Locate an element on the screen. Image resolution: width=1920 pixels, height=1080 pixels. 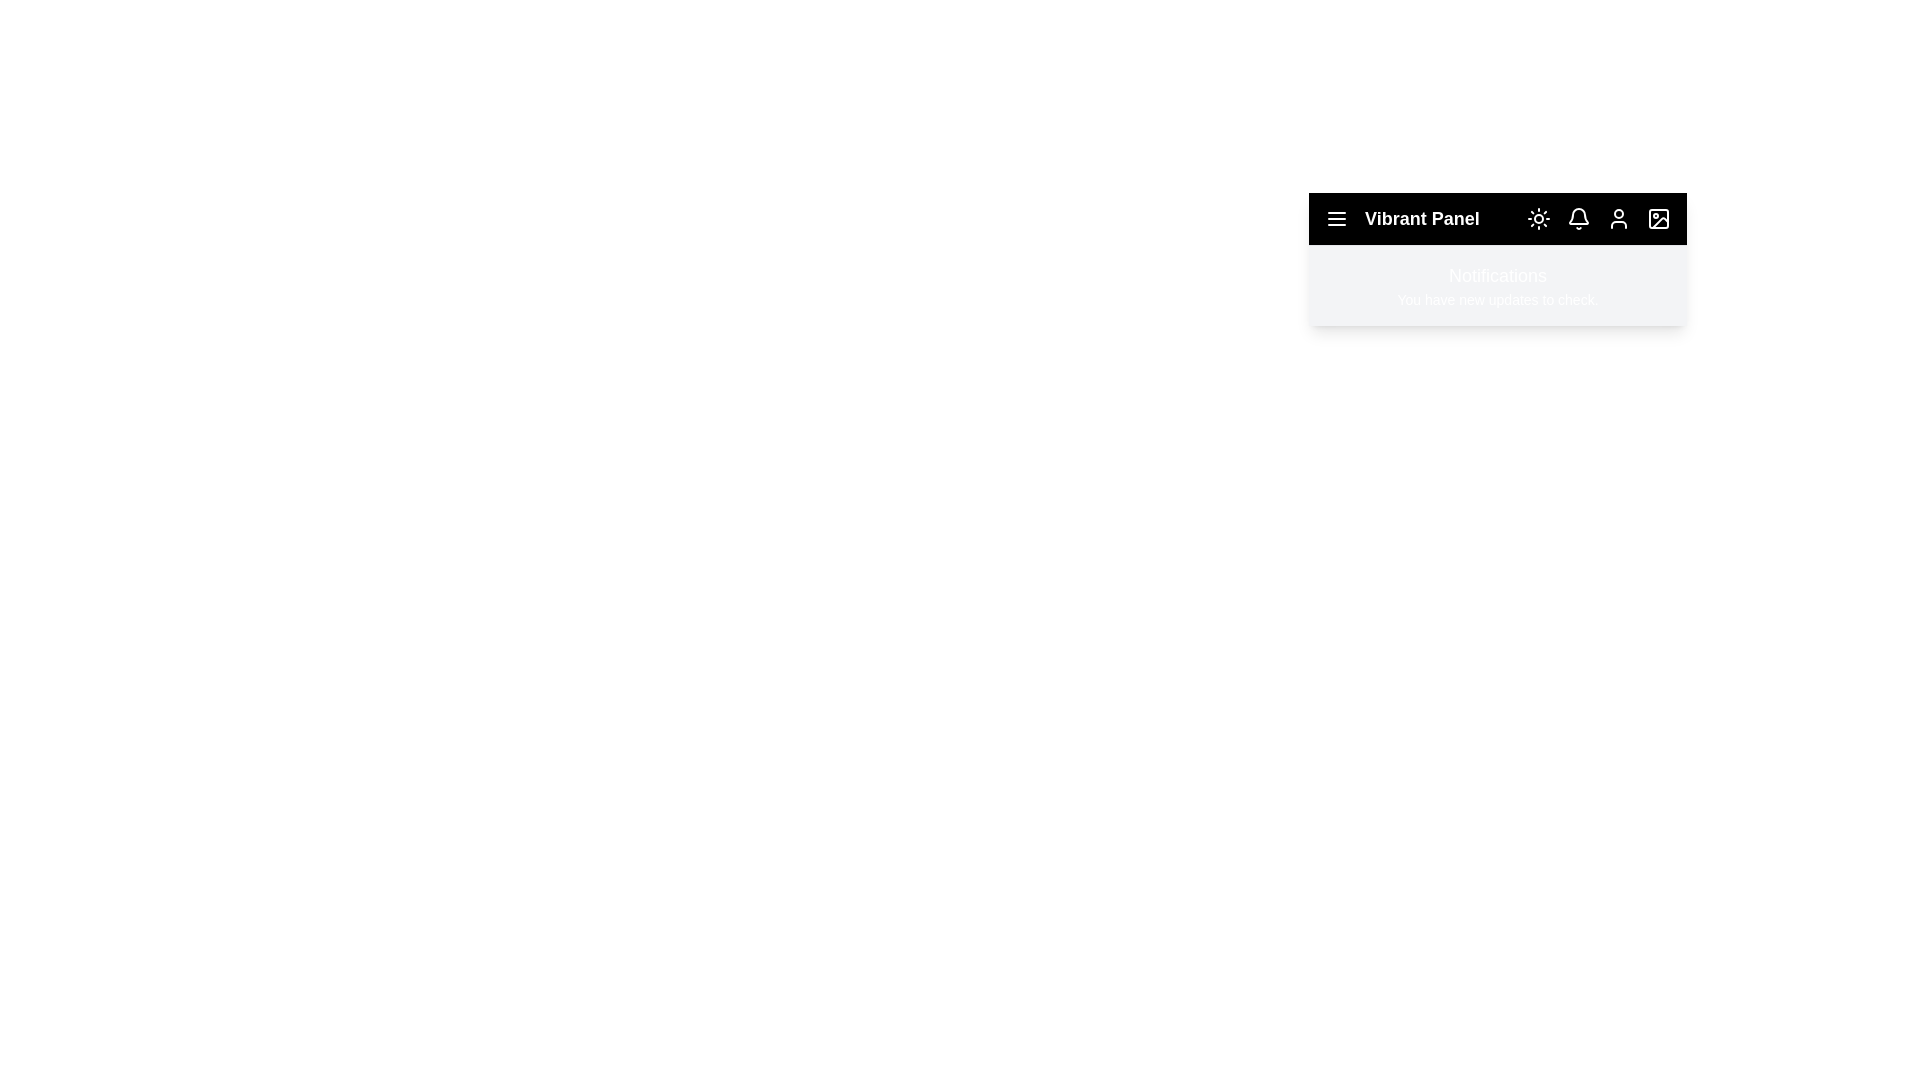
the menu icon to interact with the menu is located at coordinates (1337, 219).